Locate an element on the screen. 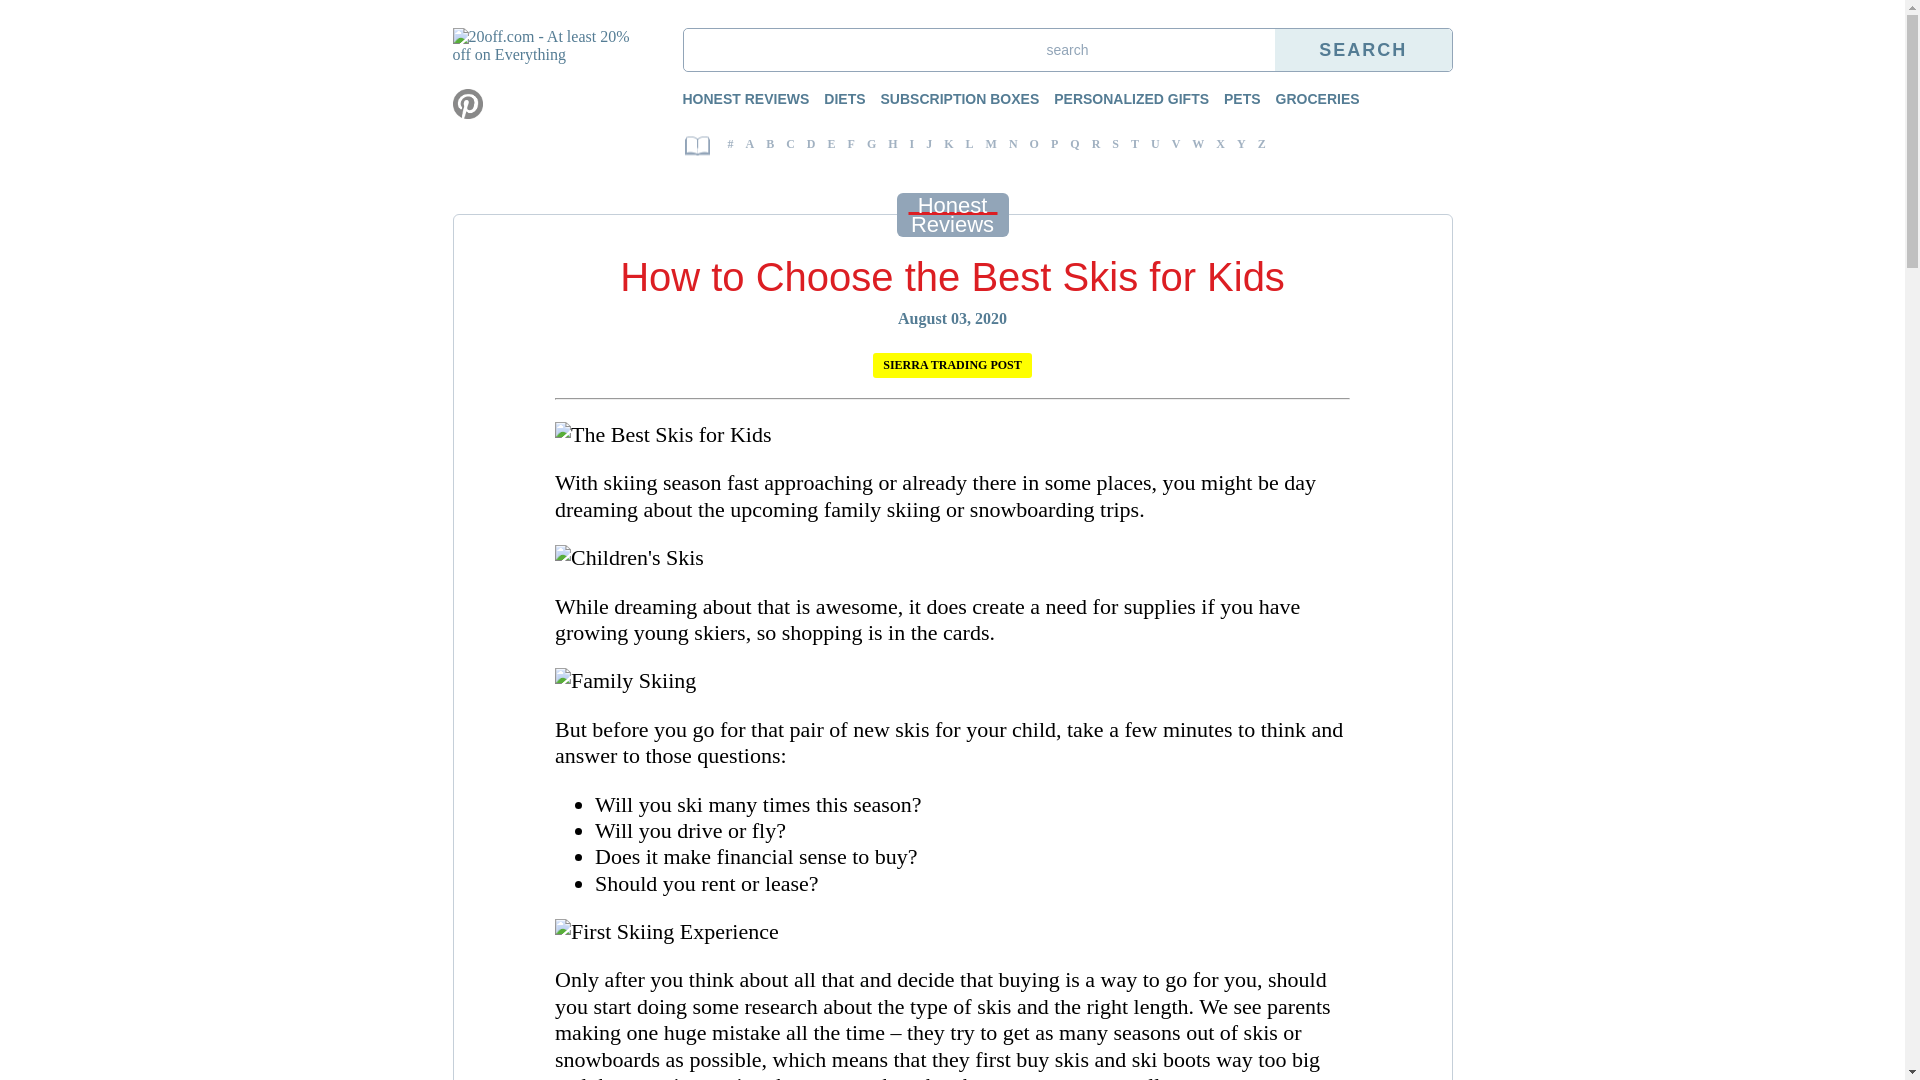  'PERSONALIZED GIFTS' is located at coordinates (1121, 96).